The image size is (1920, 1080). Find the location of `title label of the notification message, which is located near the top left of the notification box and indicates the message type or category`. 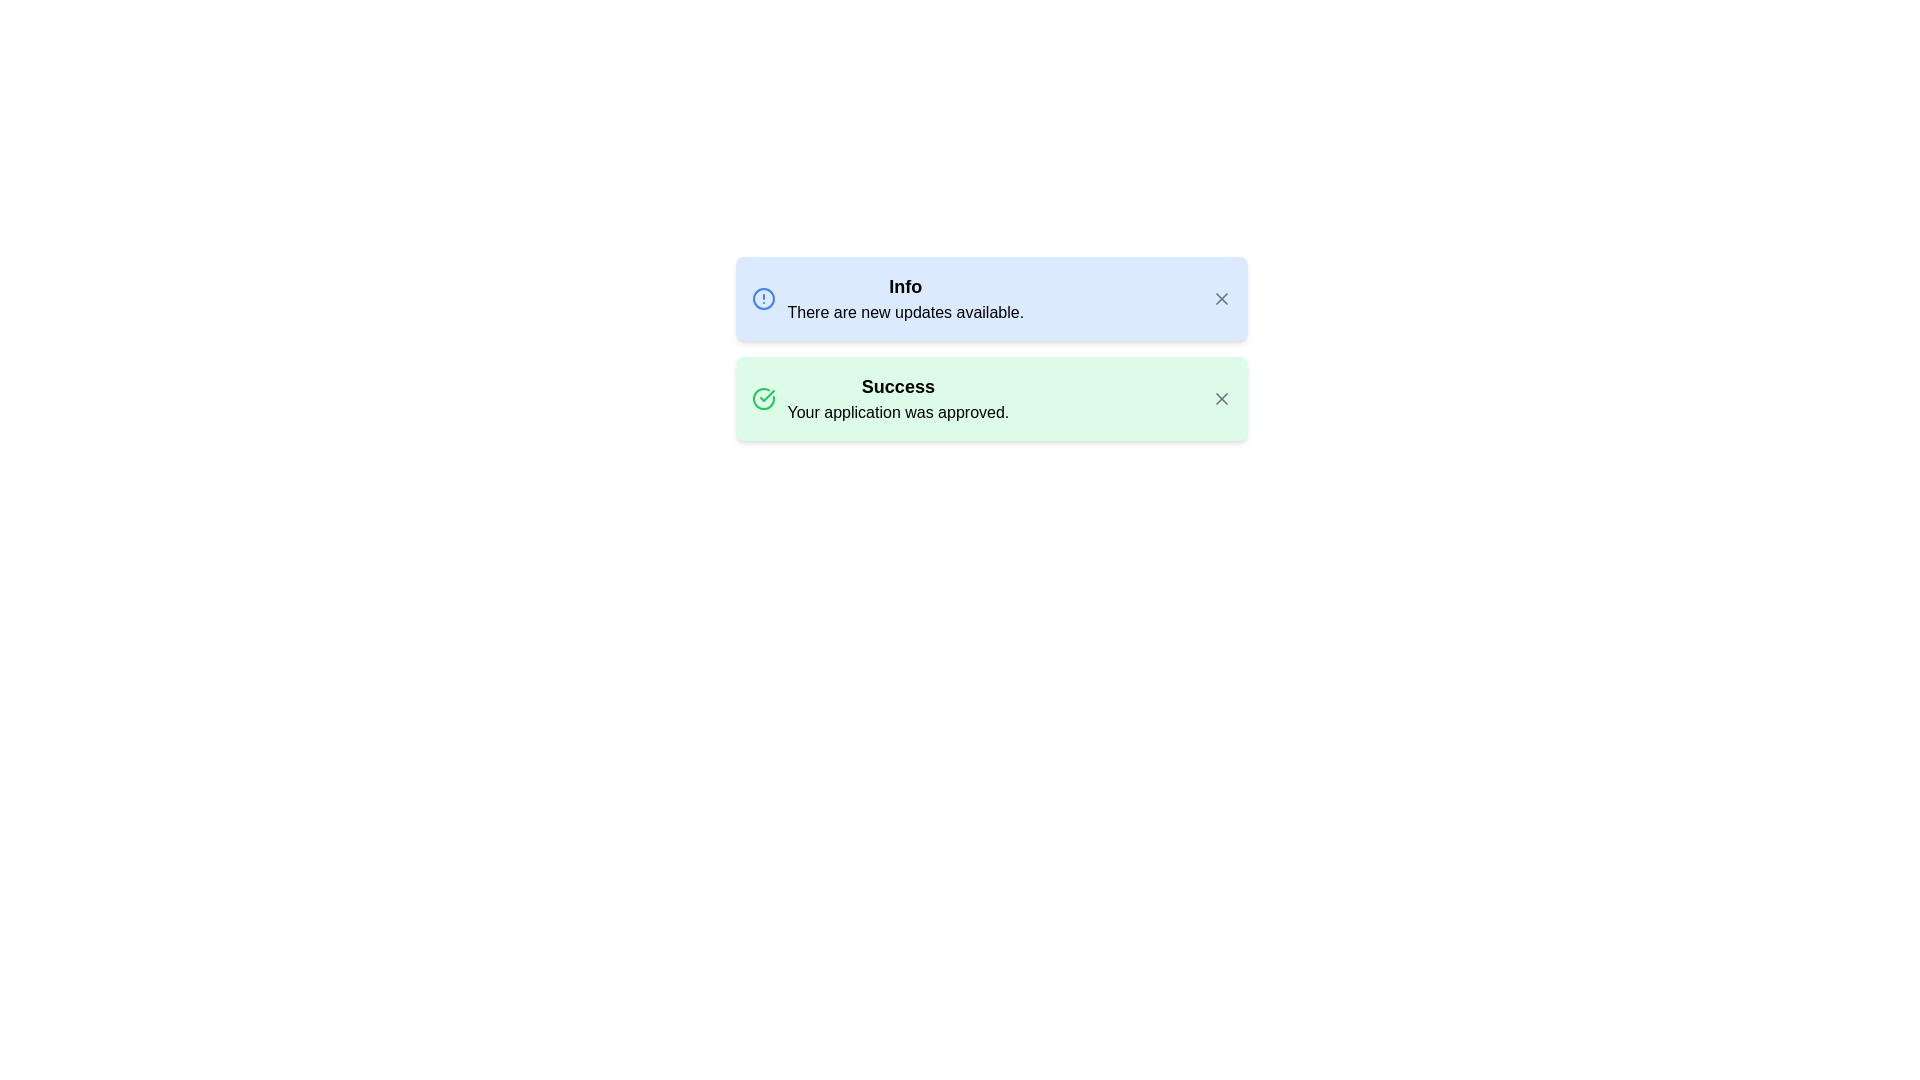

title label of the notification message, which is located near the top left of the notification box and indicates the message type or category is located at coordinates (904, 286).